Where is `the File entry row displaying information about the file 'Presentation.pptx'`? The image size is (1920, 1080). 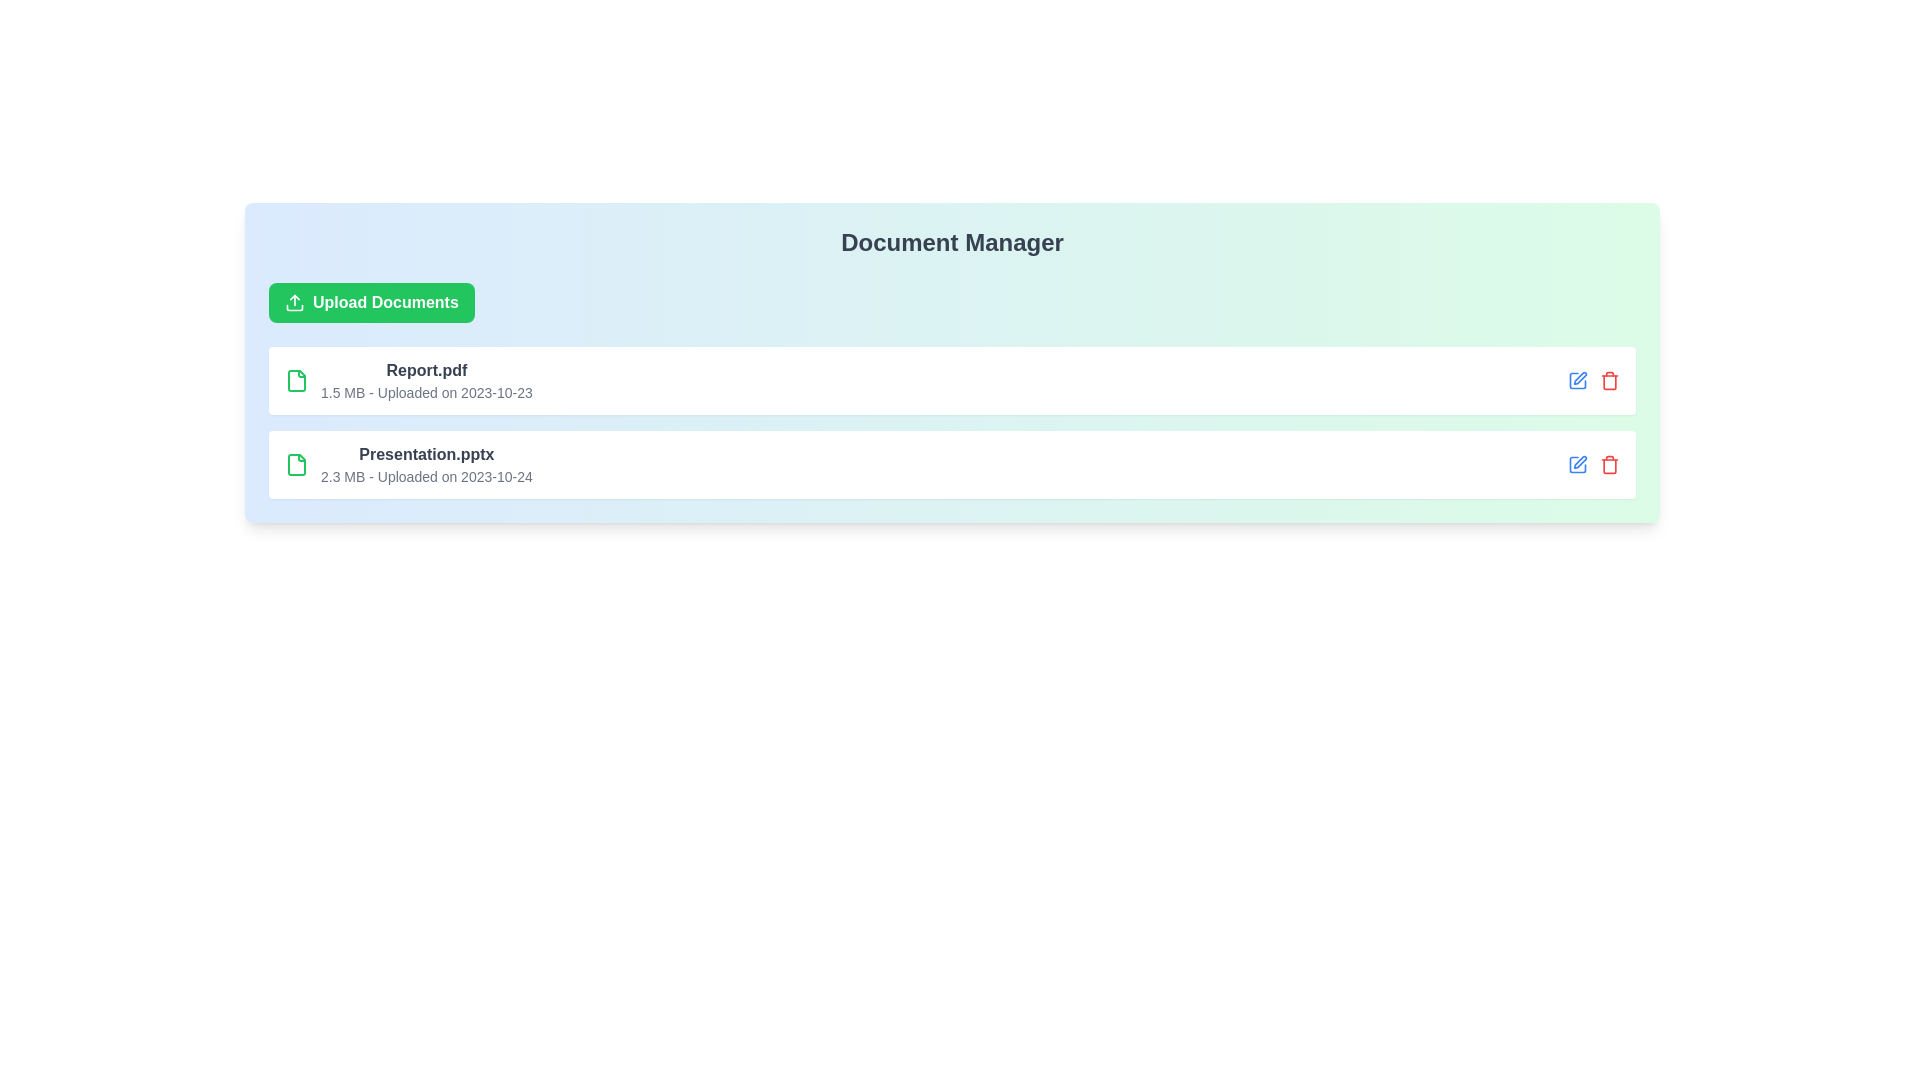
the File entry row displaying information about the file 'Presentation.pptx' is located at coordinates (951, 465).